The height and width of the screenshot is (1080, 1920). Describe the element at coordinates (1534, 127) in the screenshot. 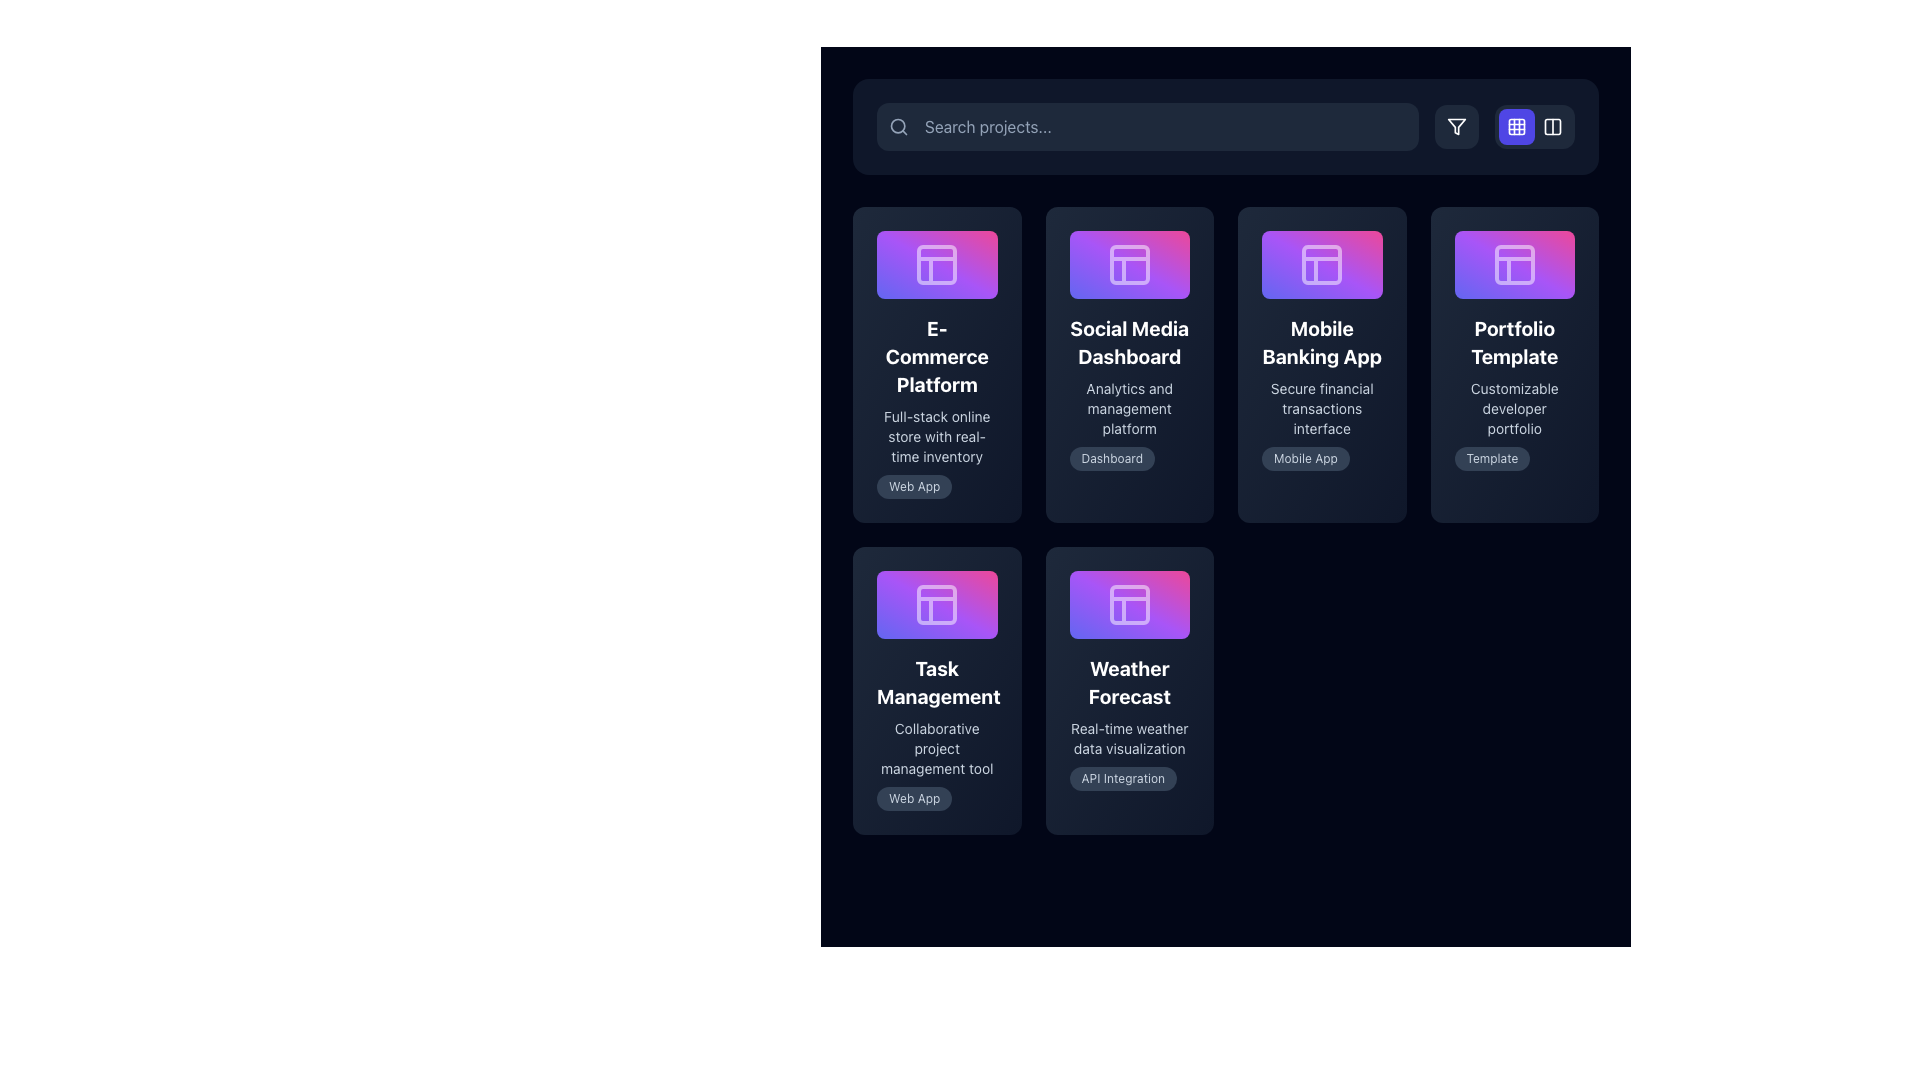

I see `the rounded rectangular purple button with a white grid icon` at that location.